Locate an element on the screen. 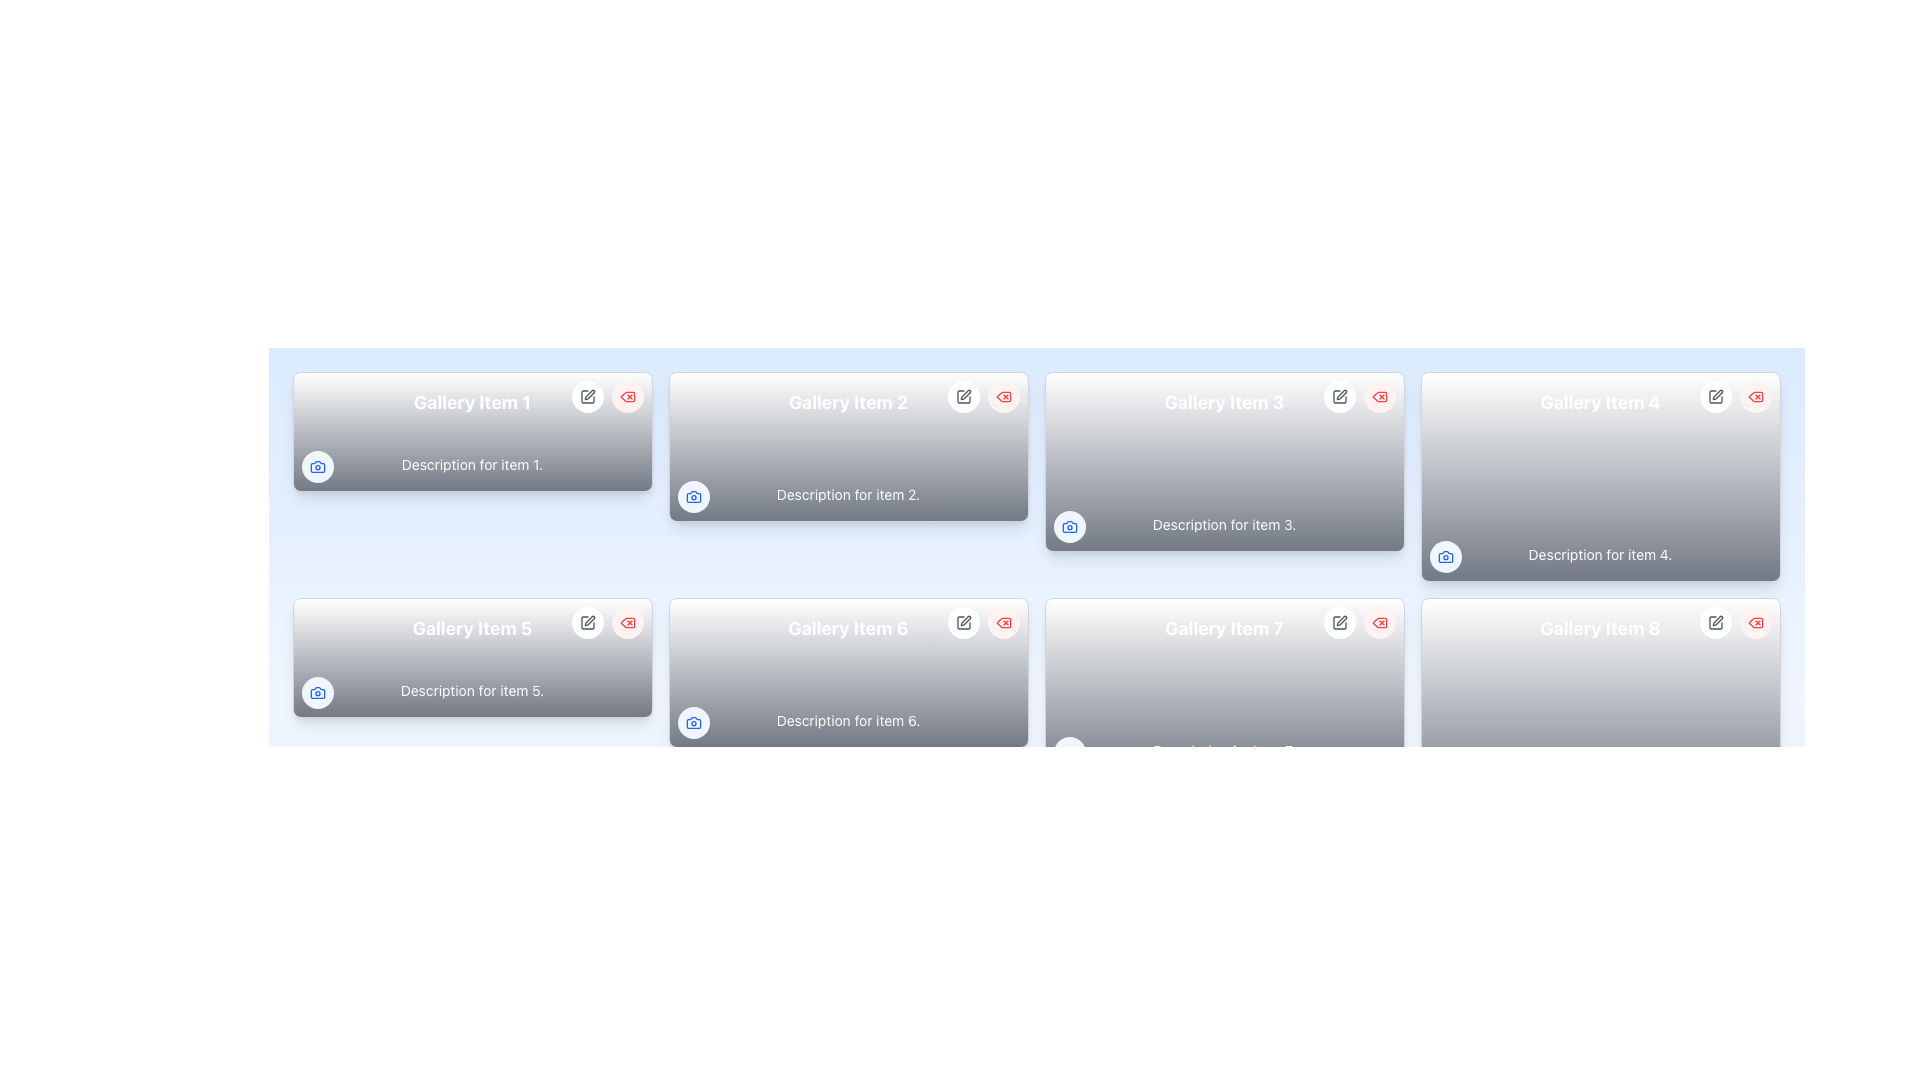  the icon button resembling a pen in the toolbar of 'Gallery Item 8' to possibly reveal more information is located at coordinates (1714, 622).